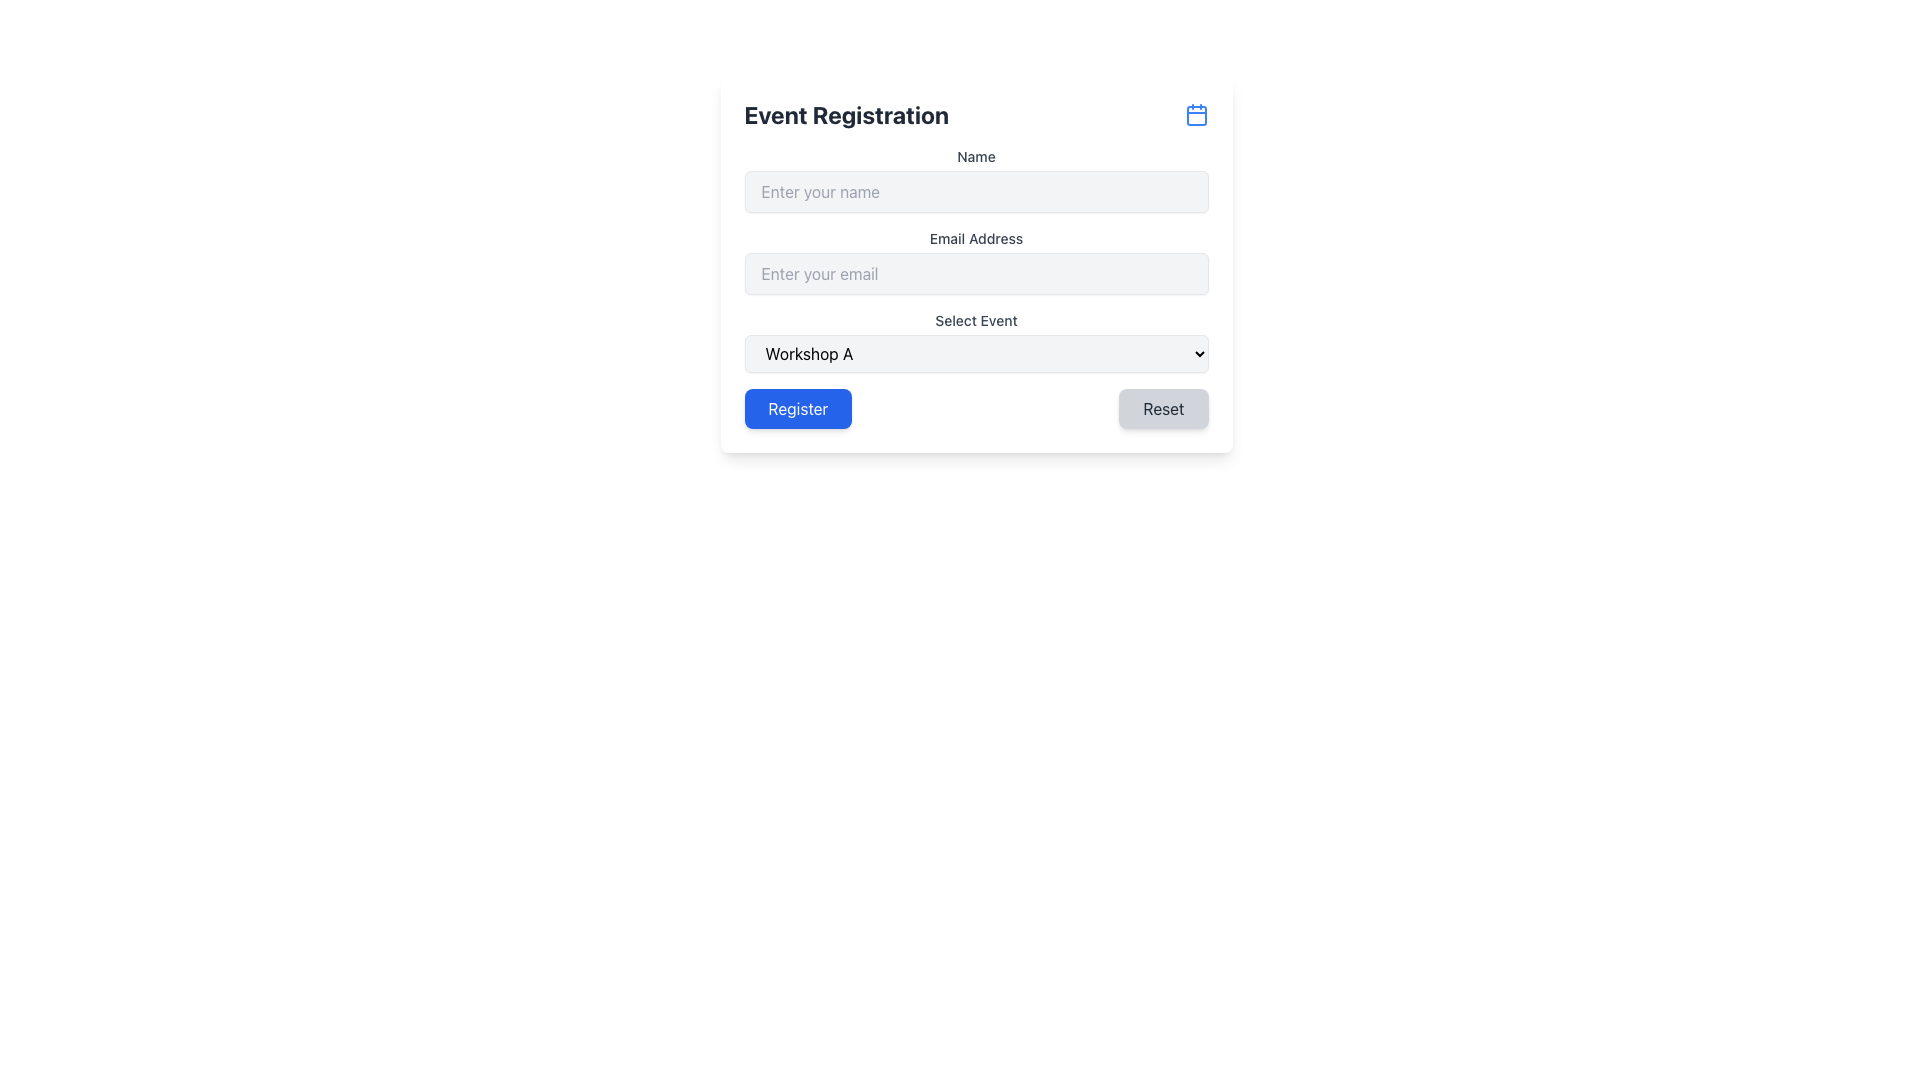 The height and width of the screenshot is (1080, 1920). I want to click on the label indicating 'name' which is positioned above the input field labeled 'Enter your name', so click(976, 156).